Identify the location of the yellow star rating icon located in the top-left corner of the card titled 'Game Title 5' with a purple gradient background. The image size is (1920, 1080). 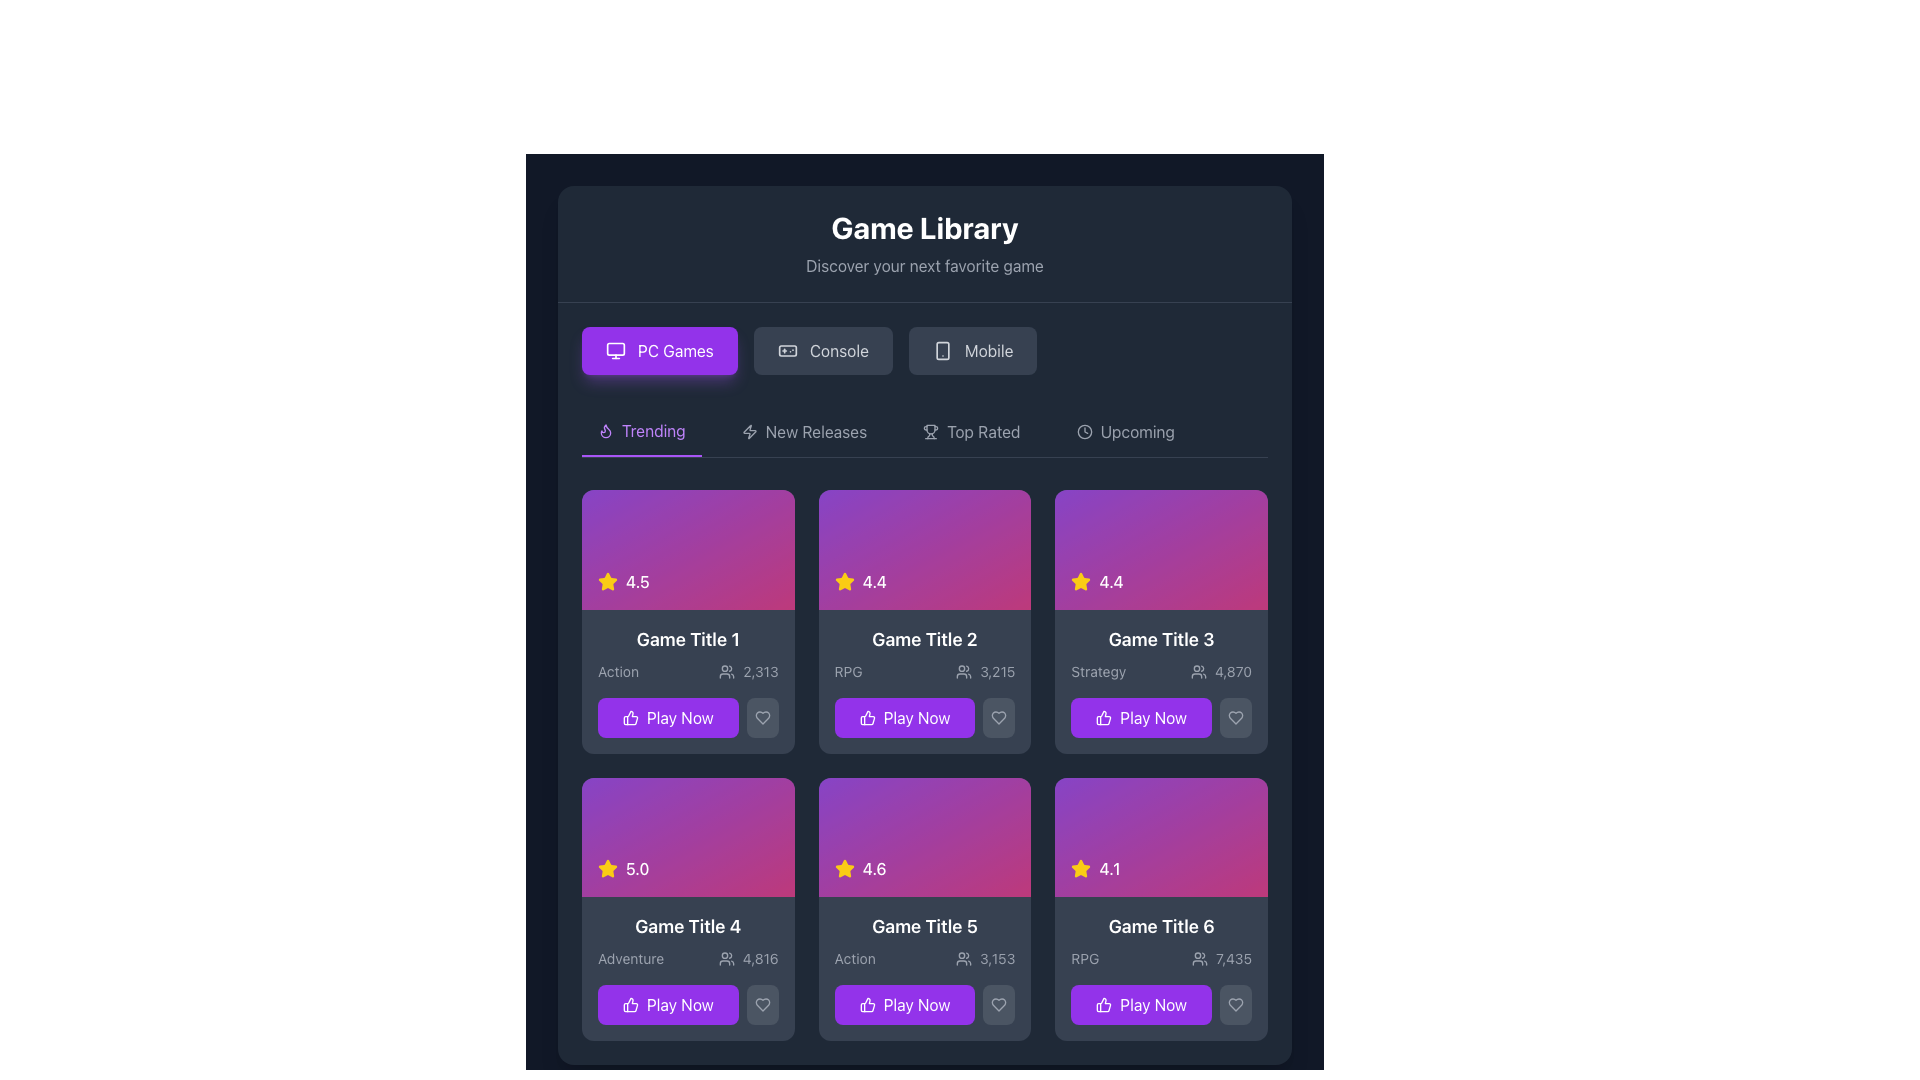
(844, 867).